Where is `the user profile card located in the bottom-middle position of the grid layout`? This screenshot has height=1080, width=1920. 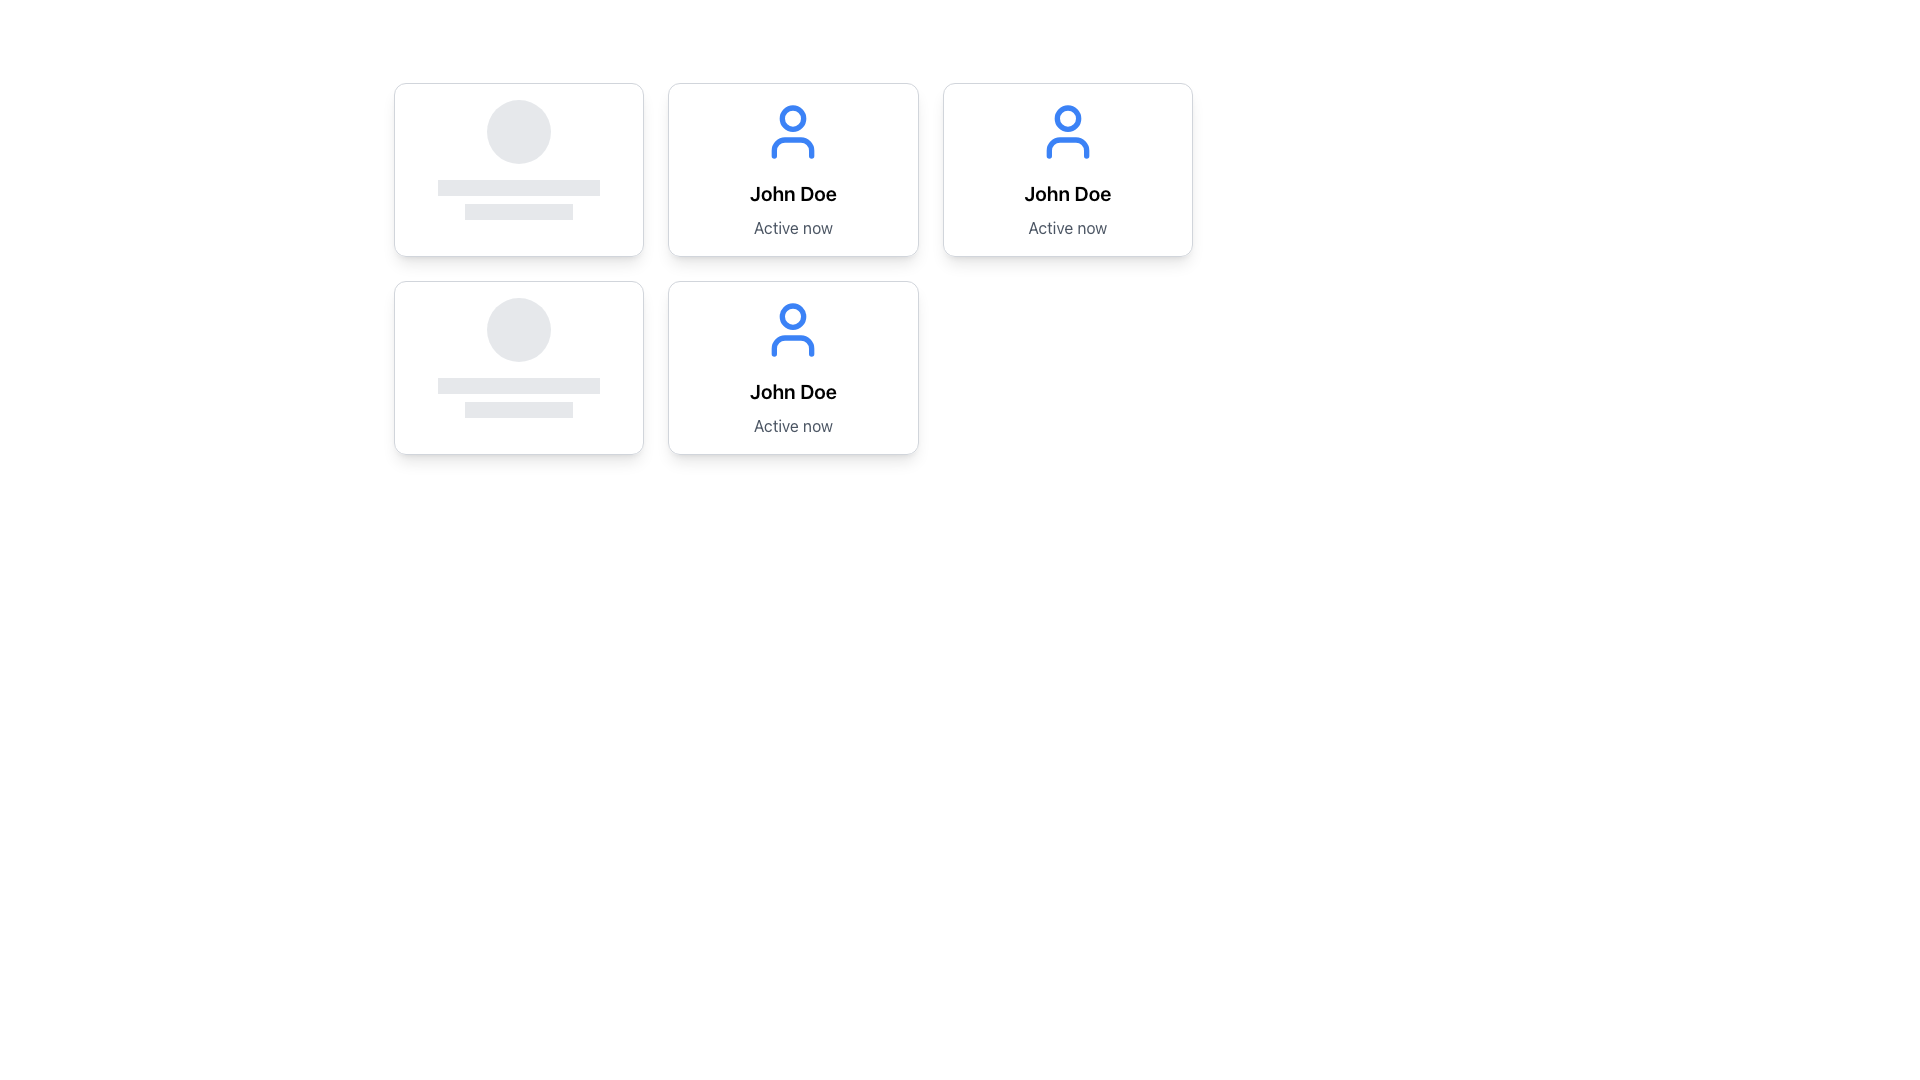 the user profile card located in the bottom-middle position of the grid layout is located at coordinates (792, 268).